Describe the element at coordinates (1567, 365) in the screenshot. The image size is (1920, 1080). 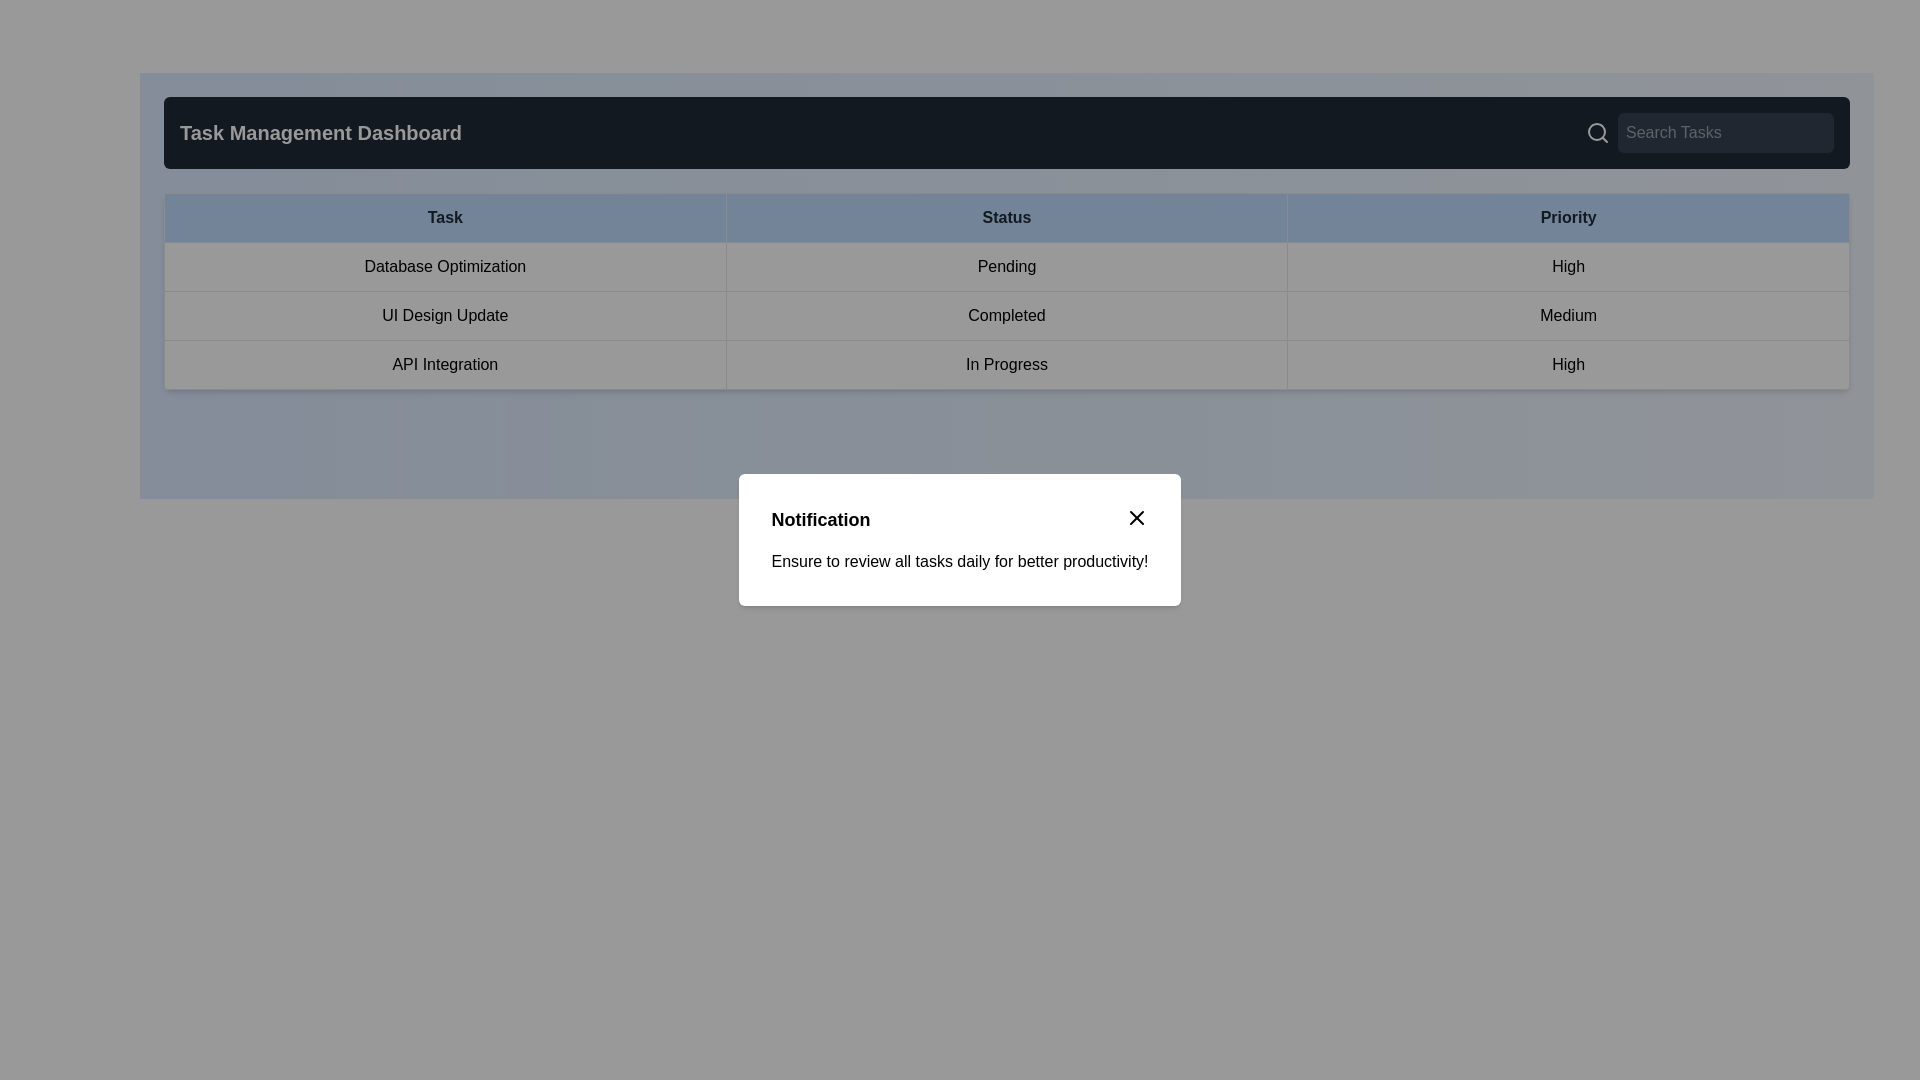
I see `the Text label in the 'Priority' column of the task labeled 'API Integration', which indicates the task's importance` at that location.